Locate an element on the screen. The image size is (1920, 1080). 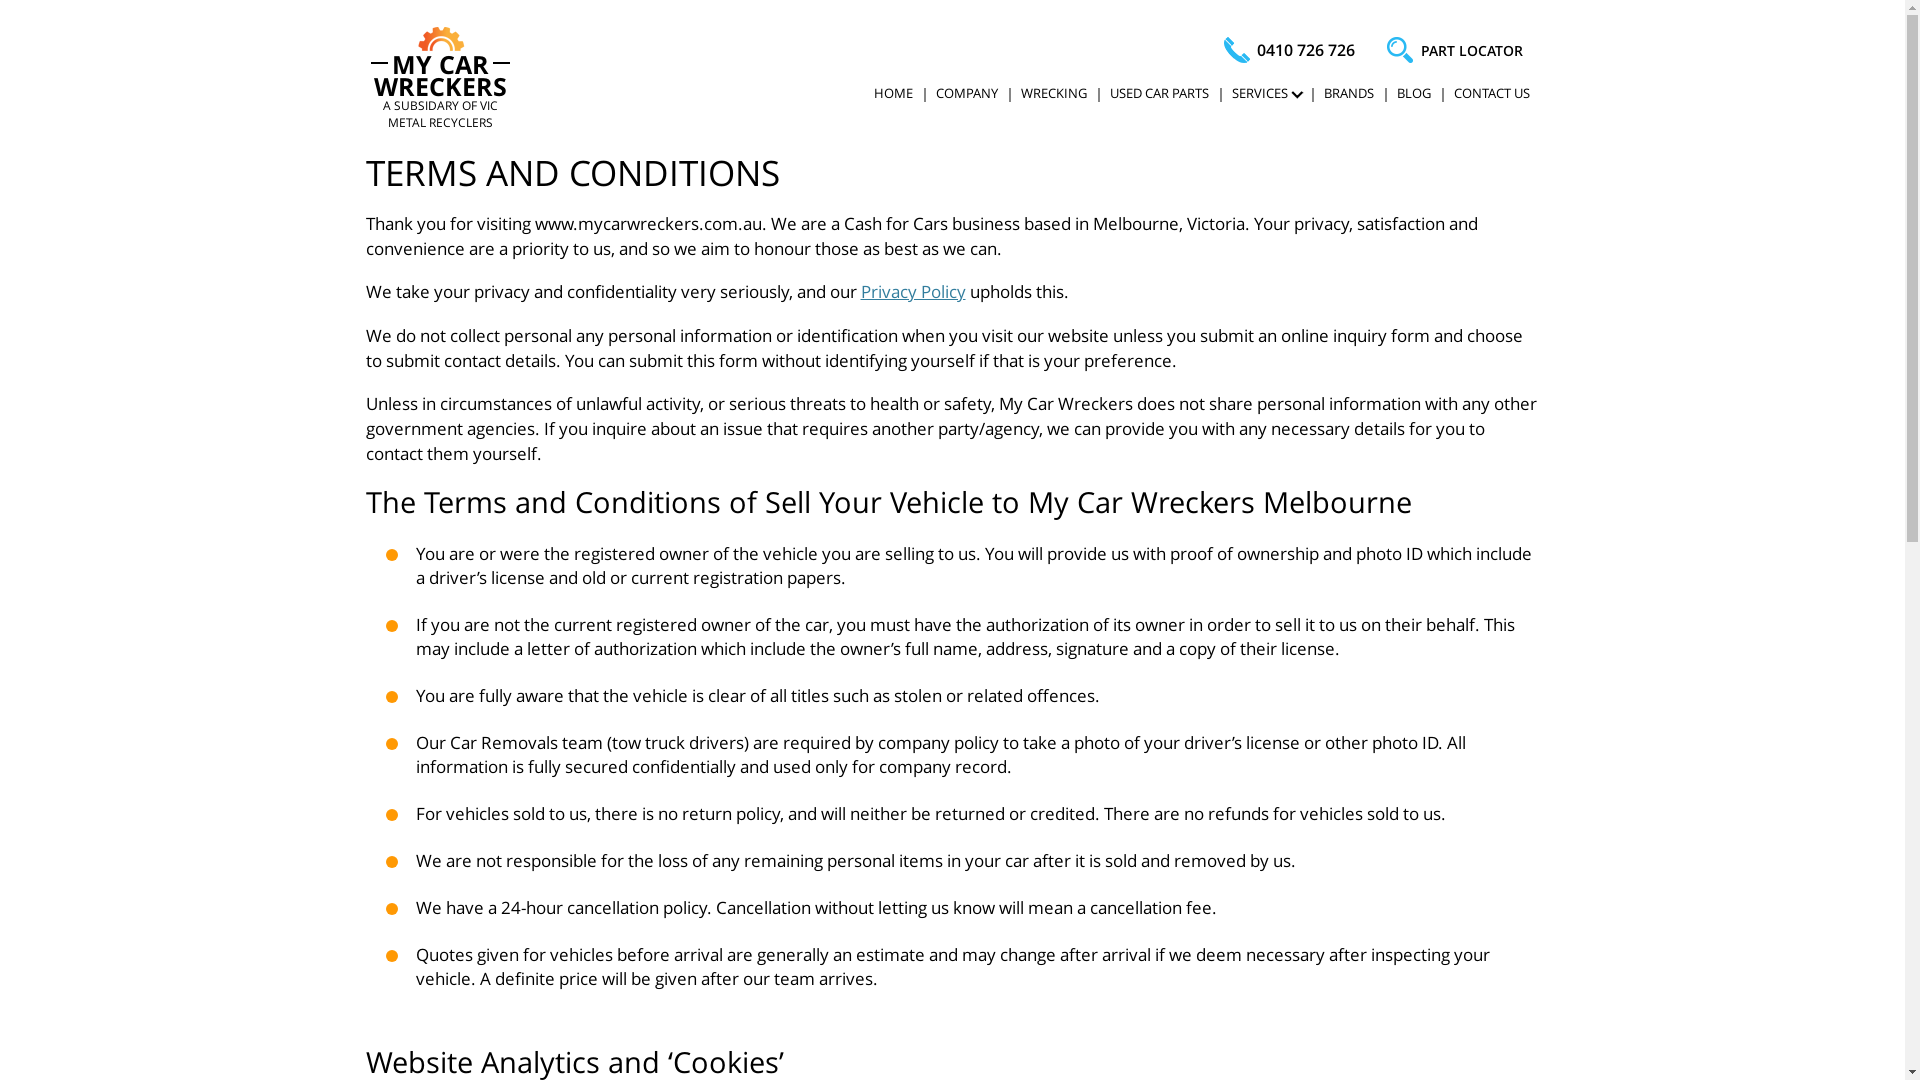
'BLOG' is located at coordinates (1411, 92).